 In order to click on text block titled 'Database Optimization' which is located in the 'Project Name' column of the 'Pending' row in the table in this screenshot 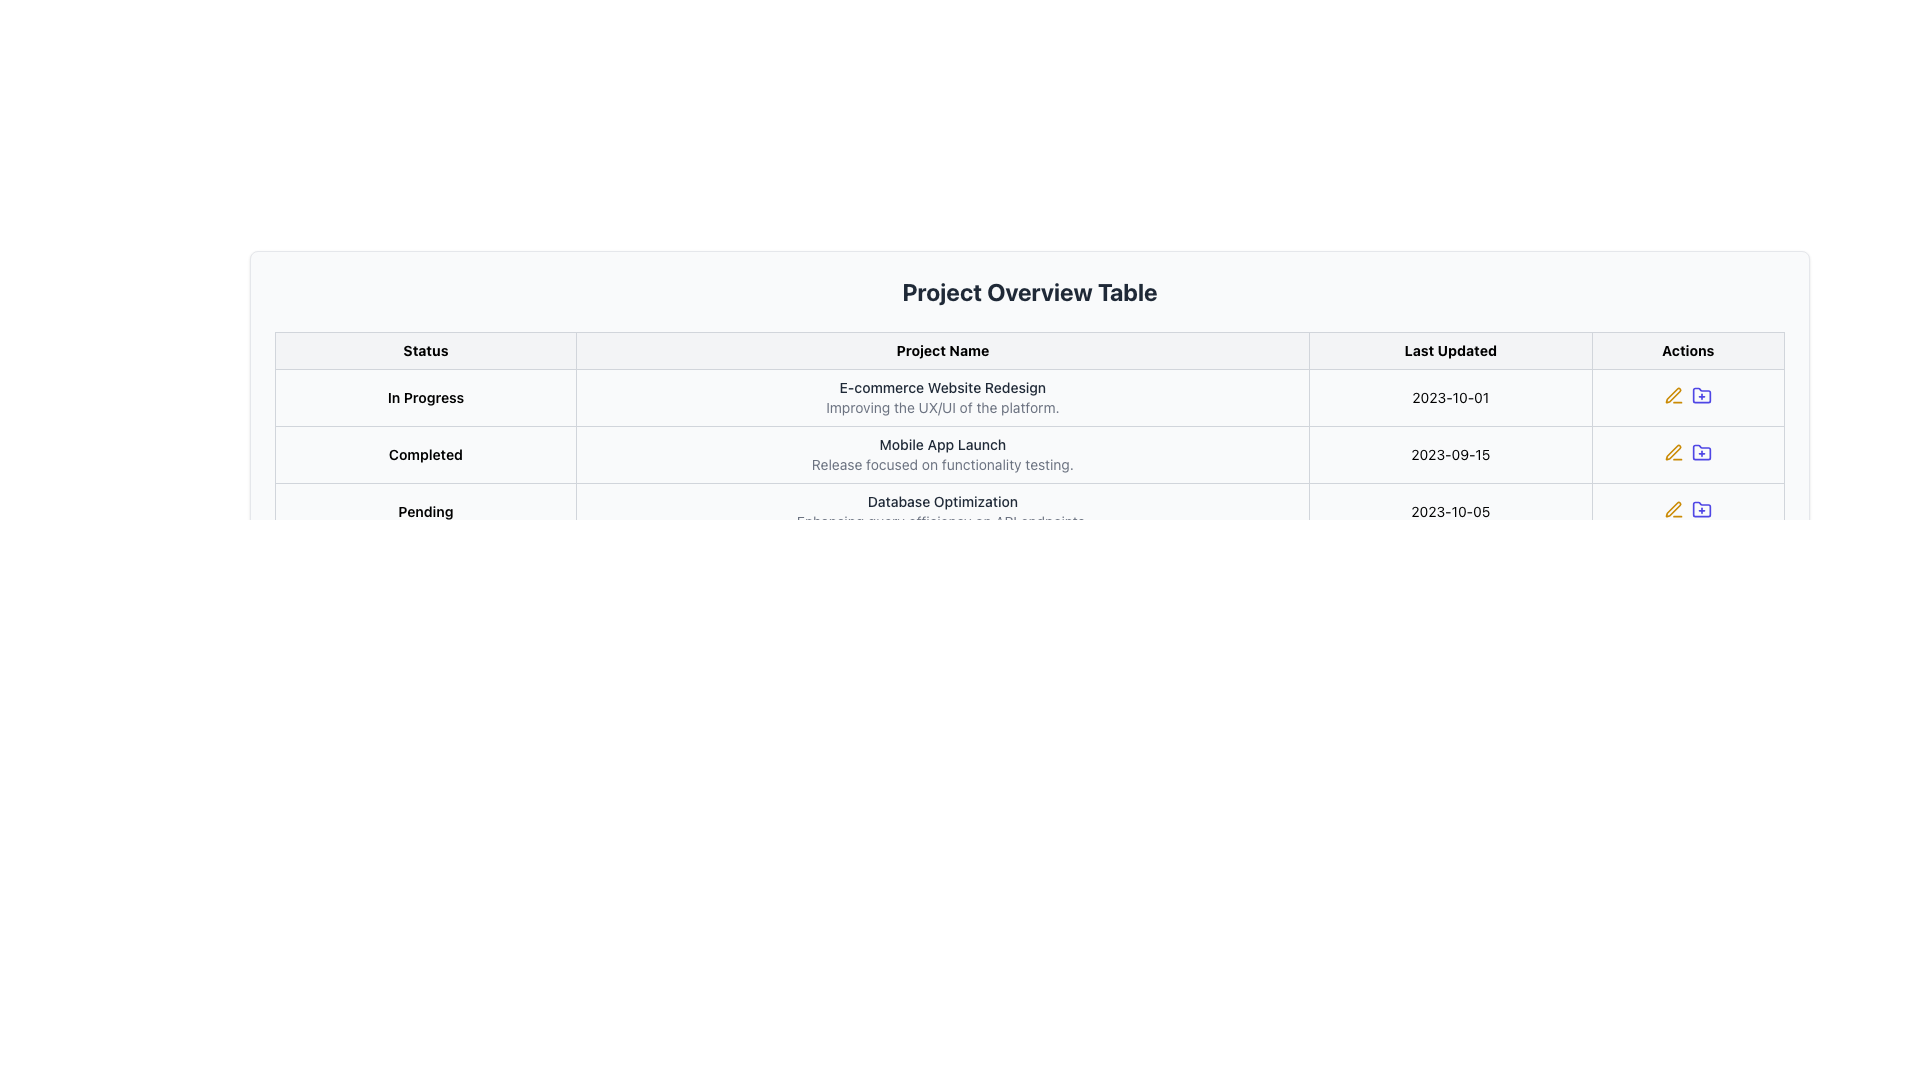, I will do `click(941, 511)`.